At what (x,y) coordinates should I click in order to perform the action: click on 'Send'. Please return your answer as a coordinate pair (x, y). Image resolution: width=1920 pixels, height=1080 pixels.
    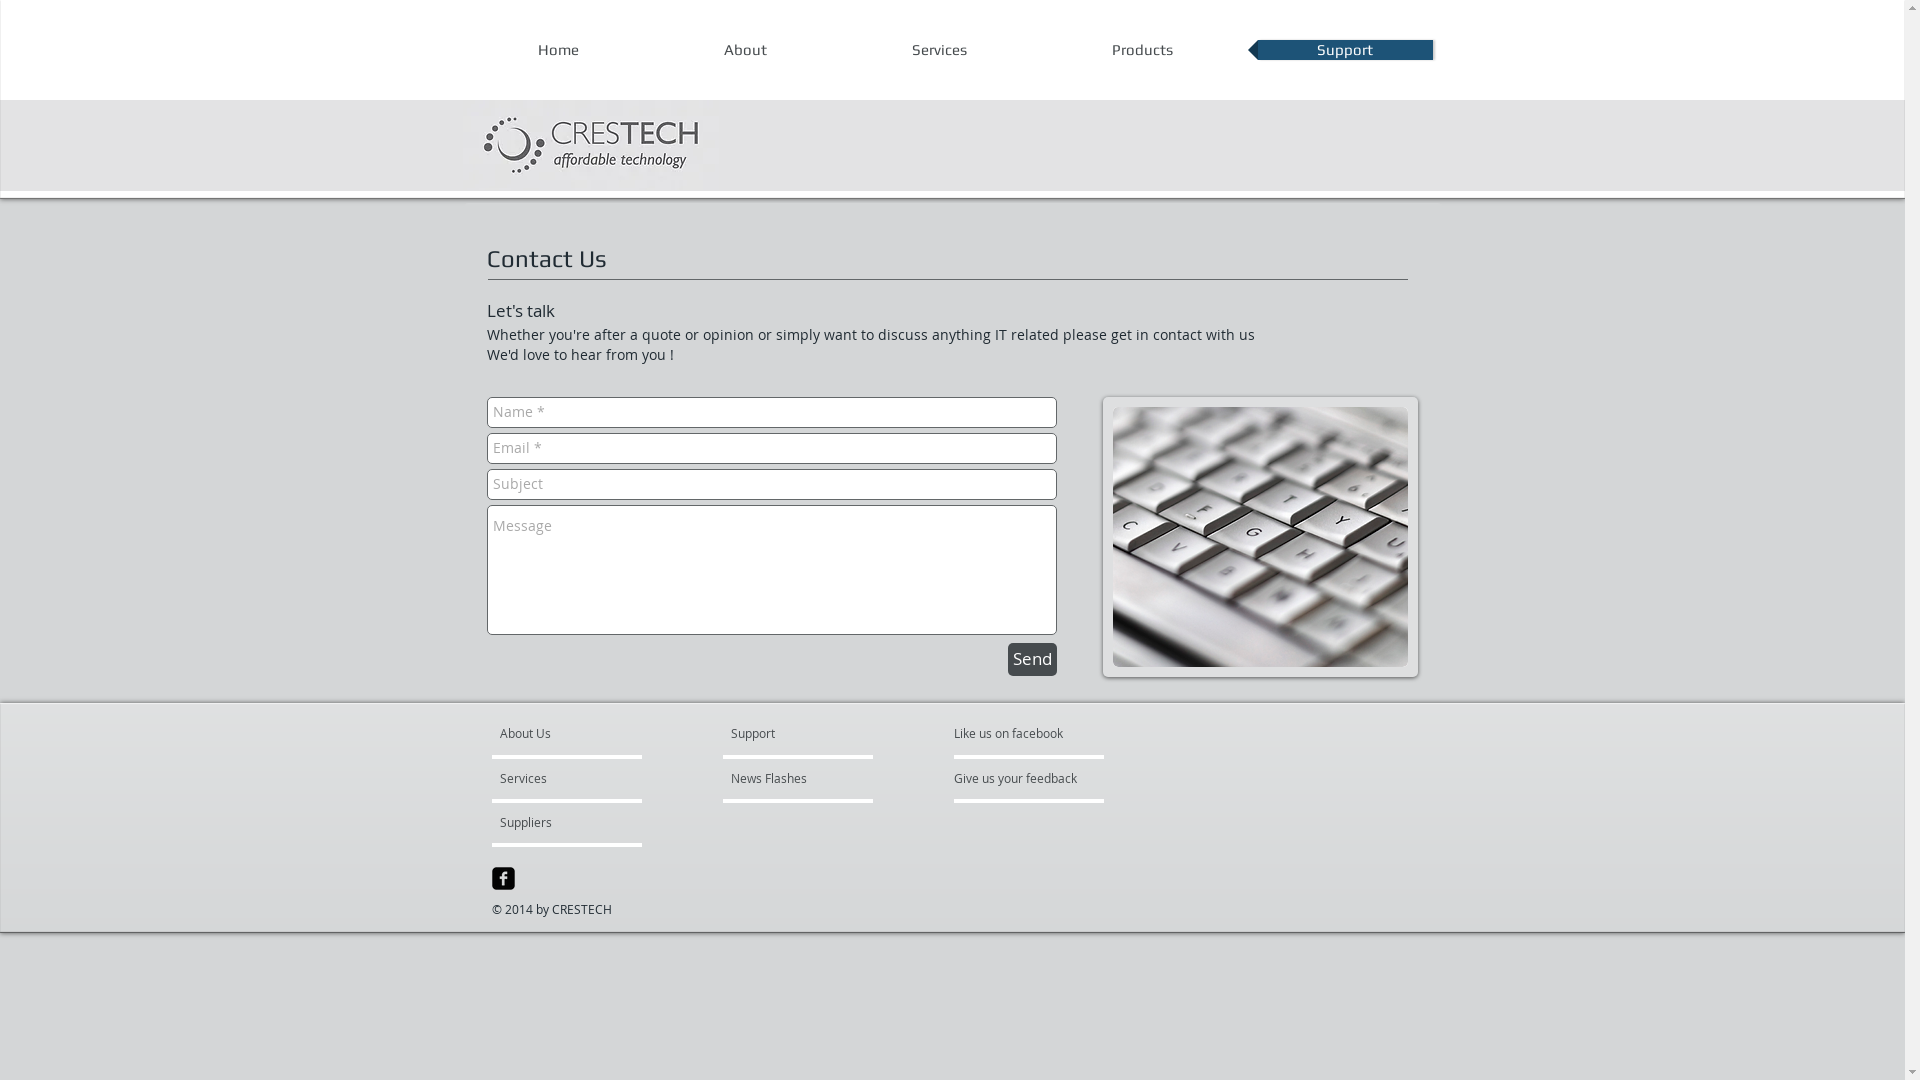
    Looking at the image, I should click on (1032, 659).